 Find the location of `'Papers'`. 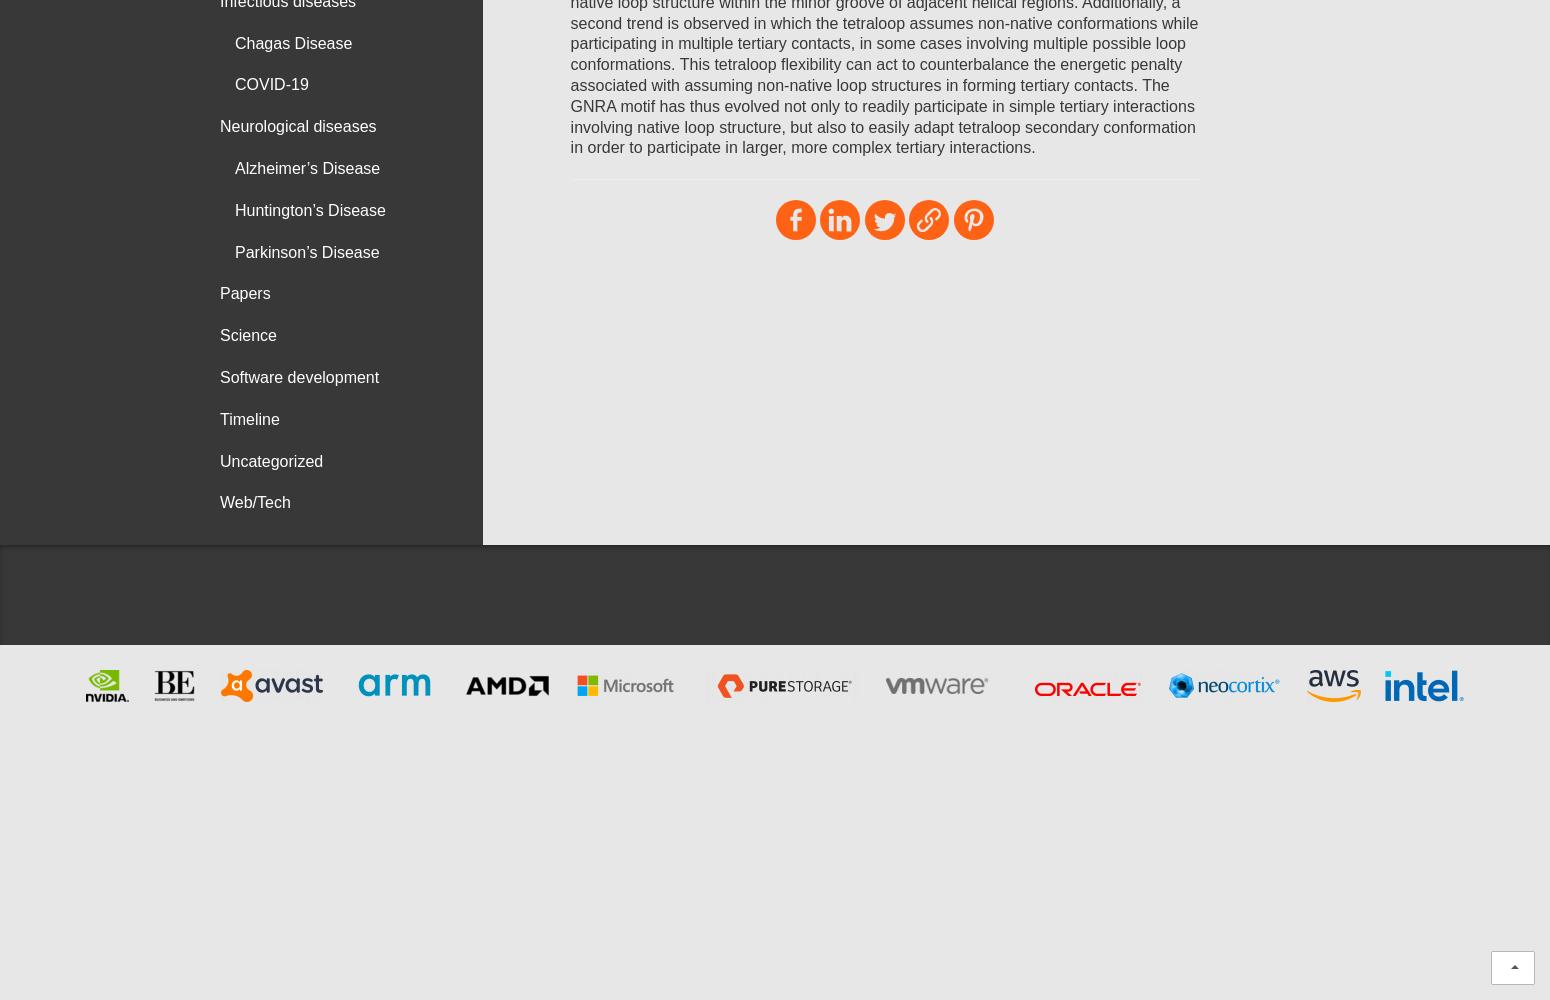

'Papers' is located at coordinates (245, 293).